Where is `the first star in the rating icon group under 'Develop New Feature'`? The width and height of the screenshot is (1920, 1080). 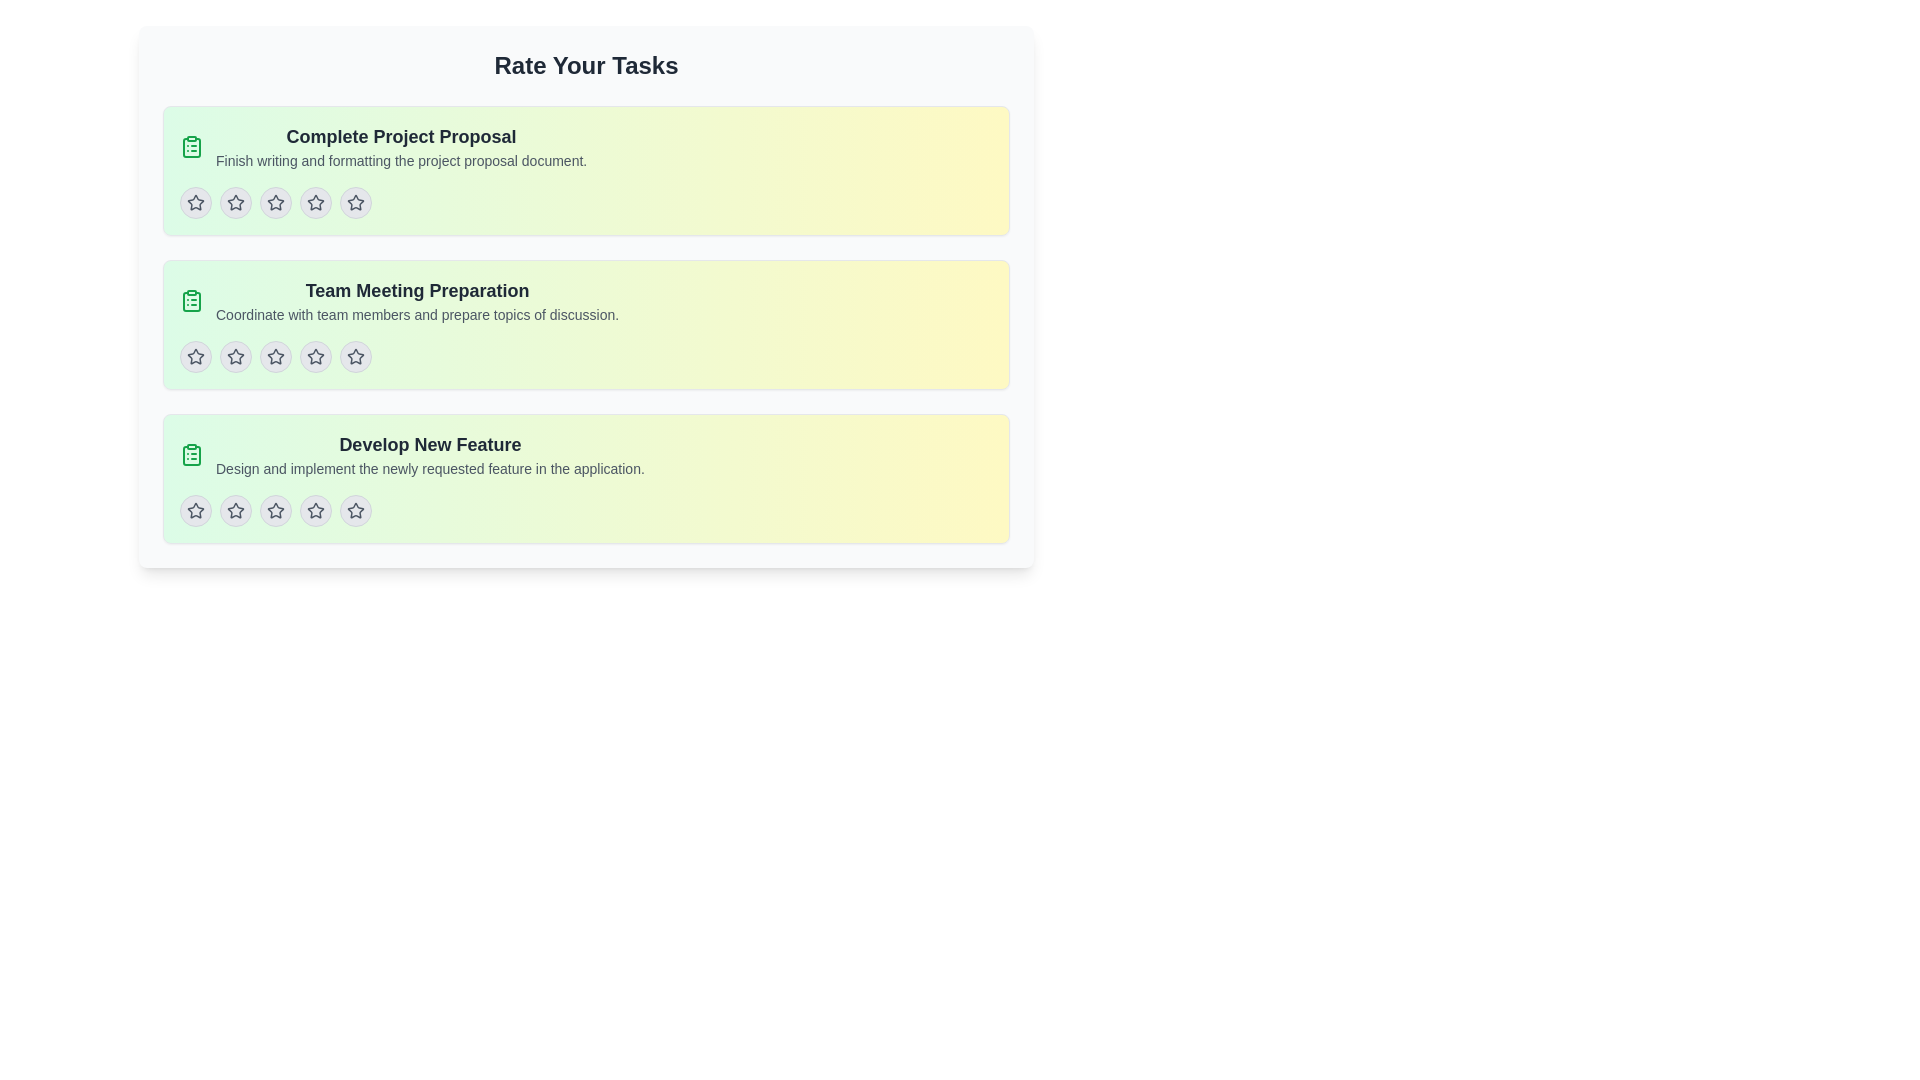
the first star in the rating icon group under 'Develop New Feature' is located at coordinates (235, 509).